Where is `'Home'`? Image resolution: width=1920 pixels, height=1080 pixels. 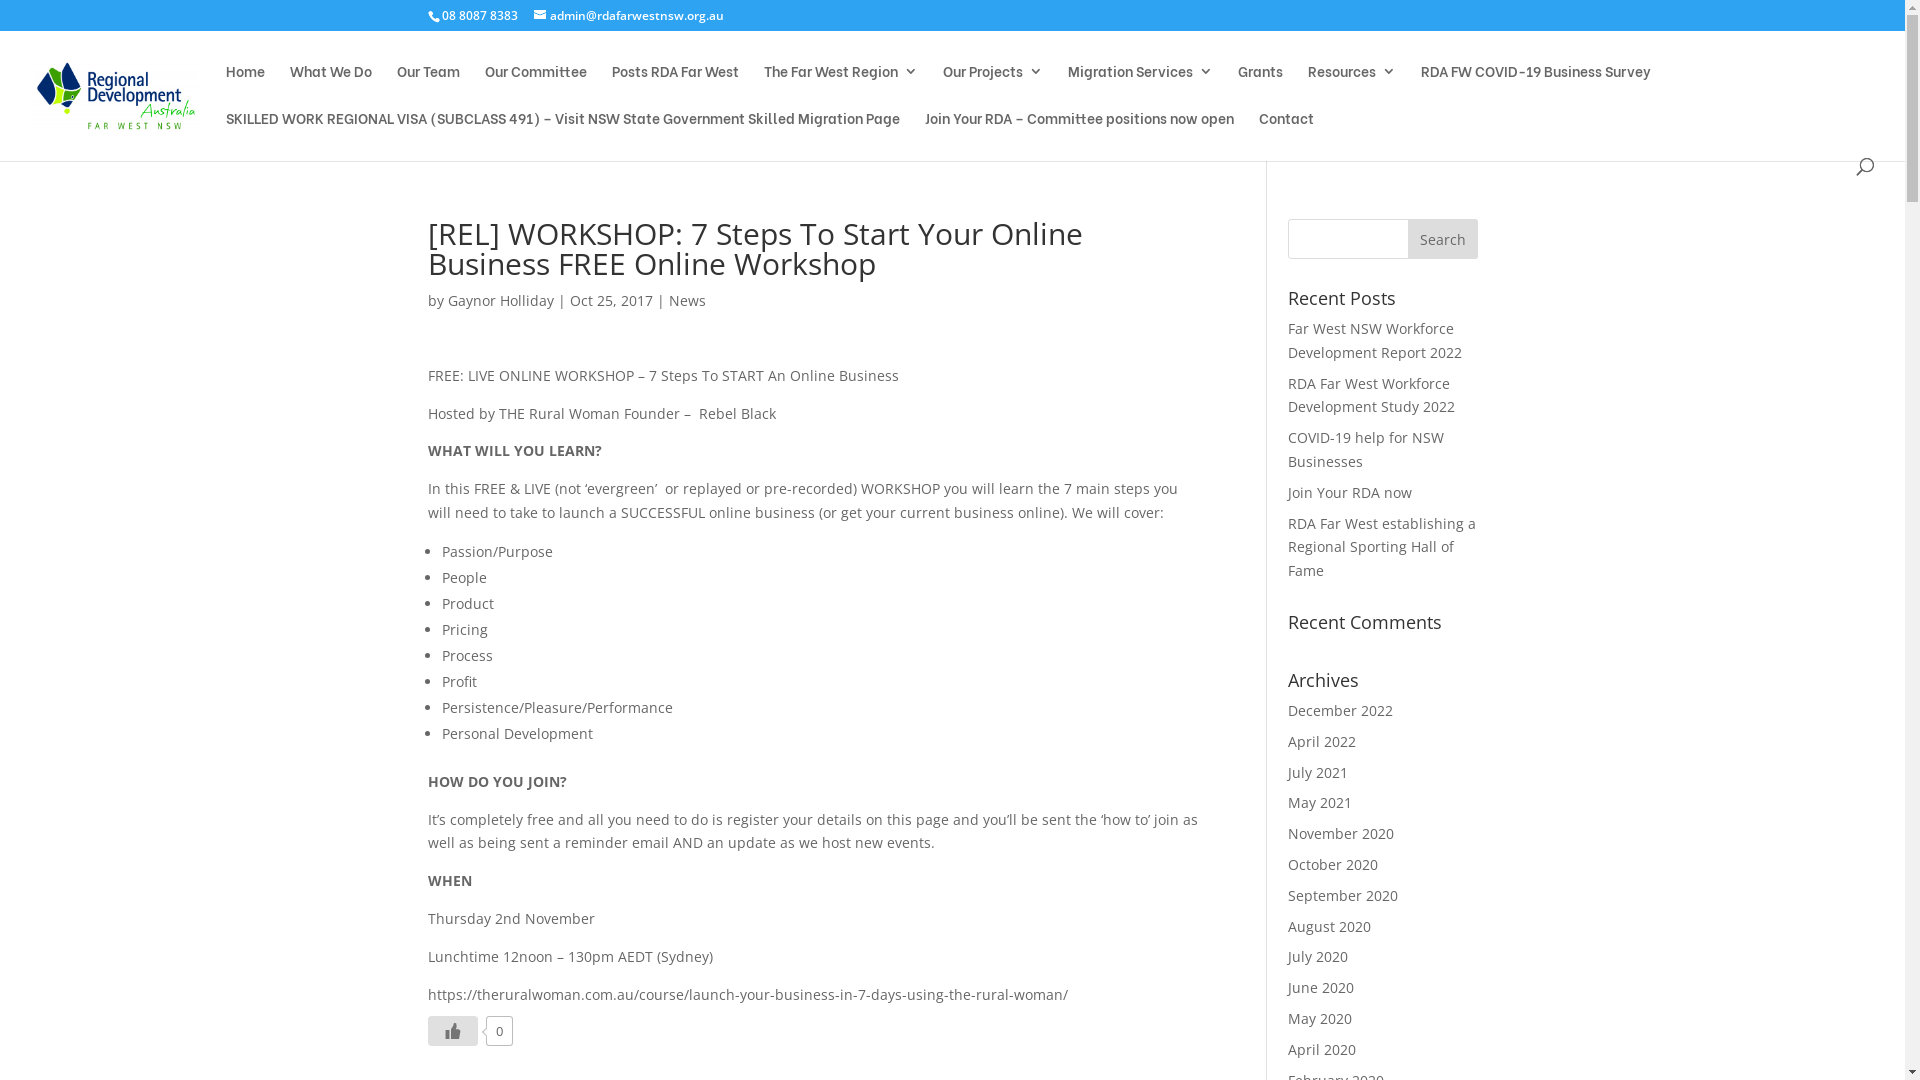 'Home' is located at coordinates (244, 86).